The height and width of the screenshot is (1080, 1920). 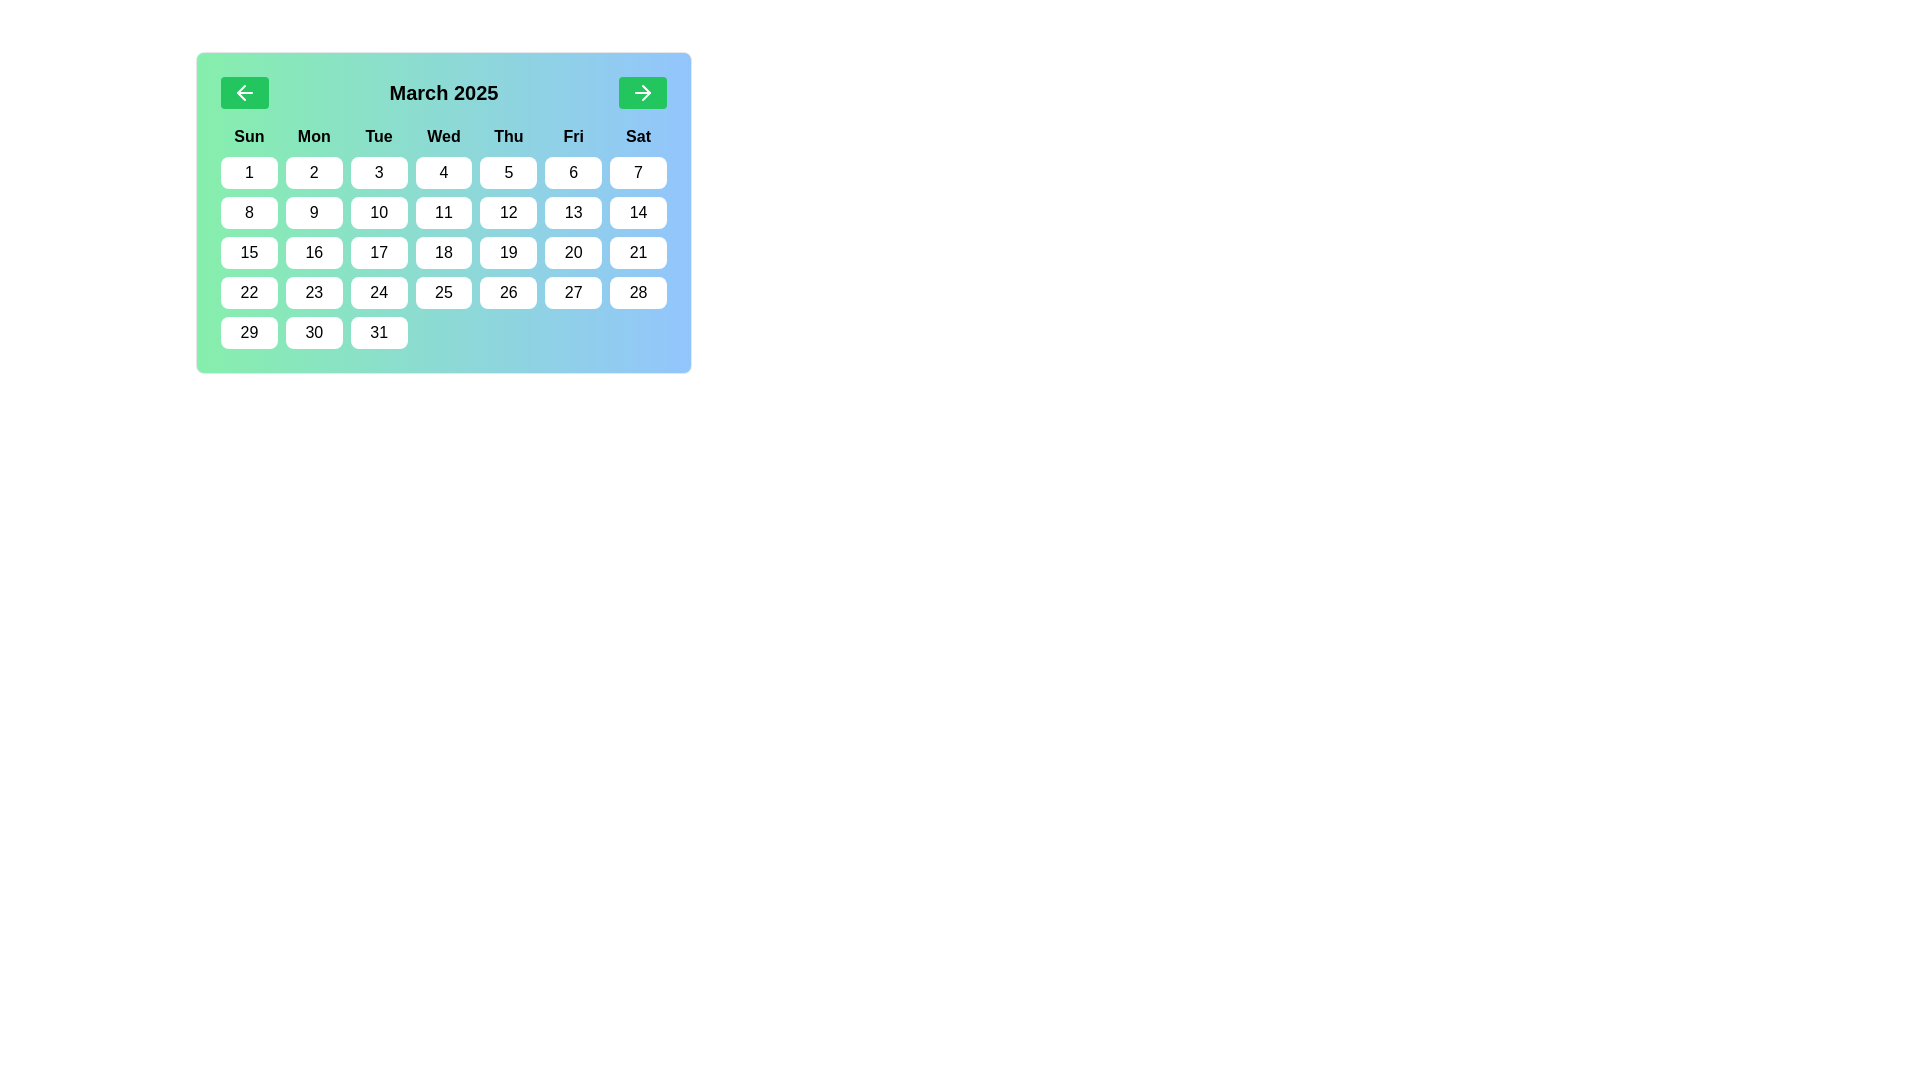 I want to click on the date '1' button in the March 2025 calendar, located in the top-left corner of the grid under the 'Sun' column, so click(x=248, y=172).